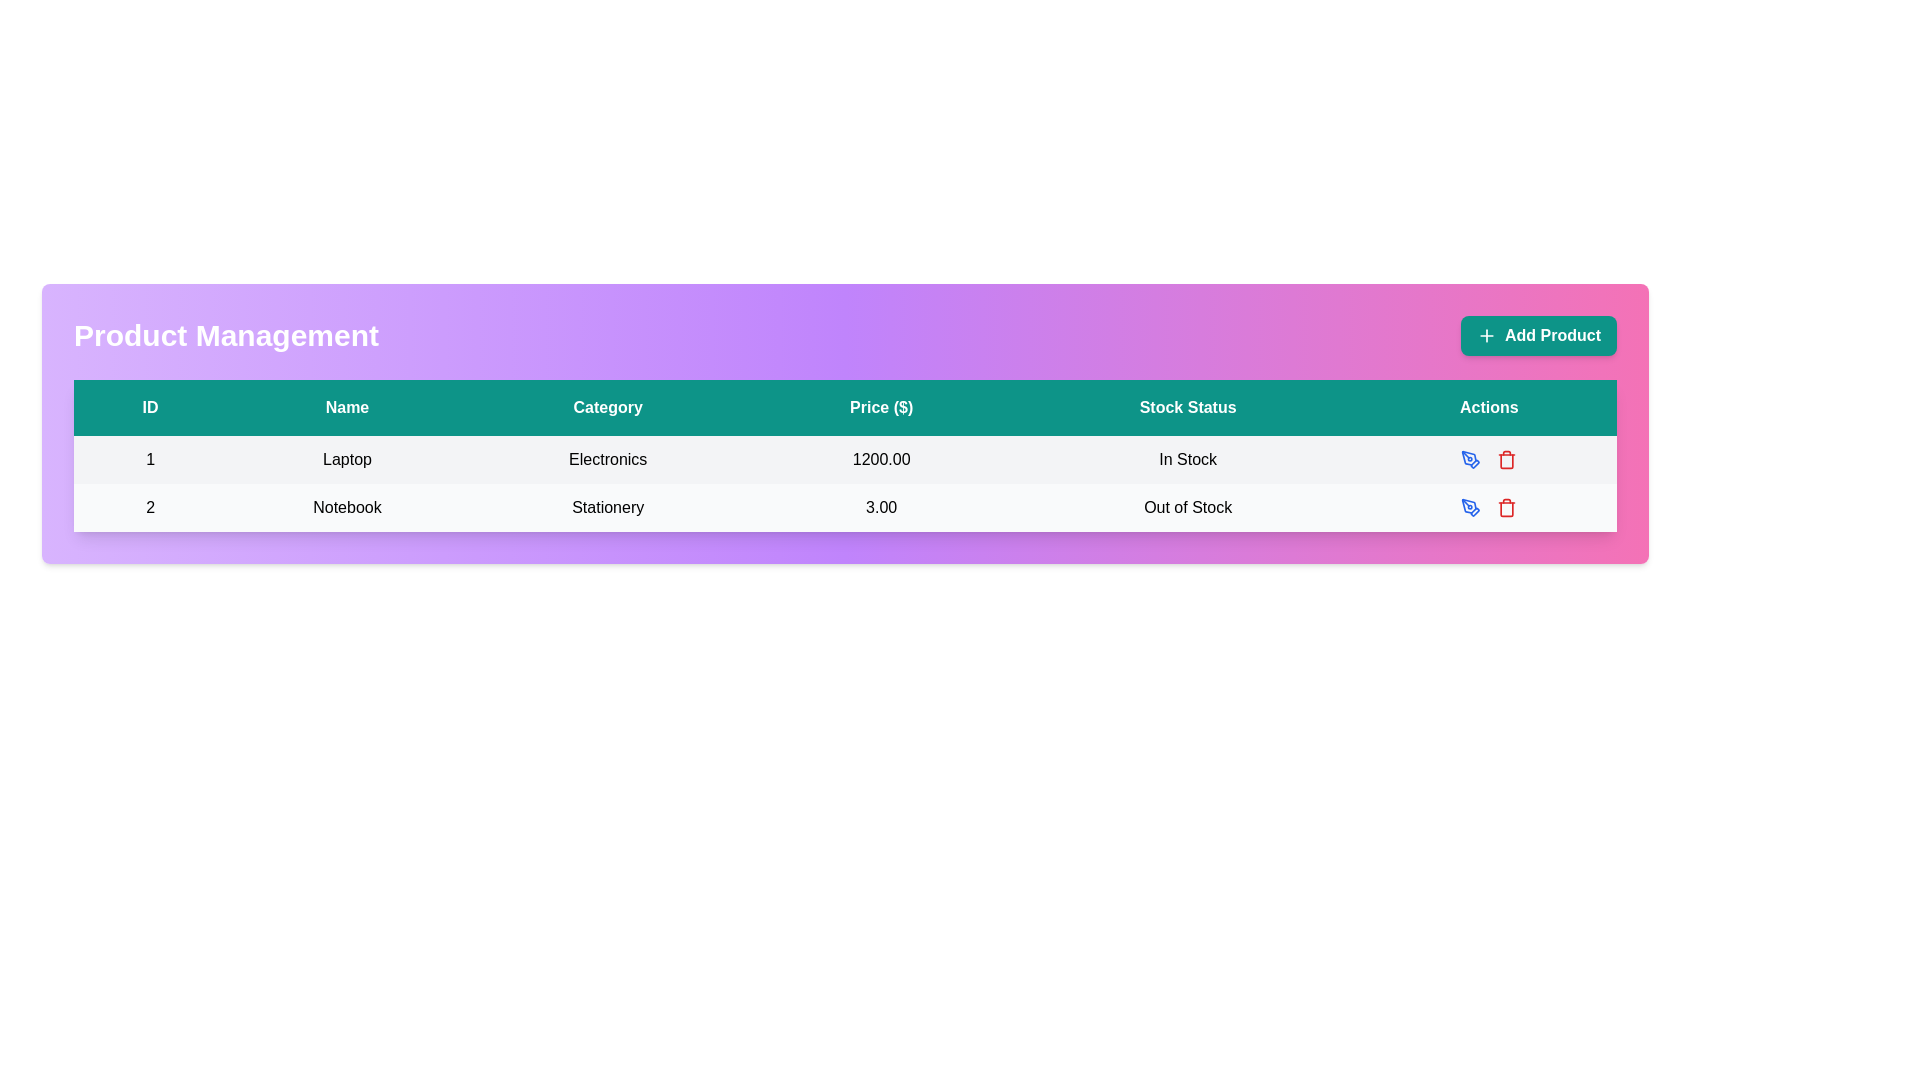 This screenshot has height=1080, width=1920. Describe the element at coordinates (226, 334) in the screenshot. I see `the large, bold, white text label reading 'Product Management' which is positioned in the top-left section of the interface against a gradient background` at that location.